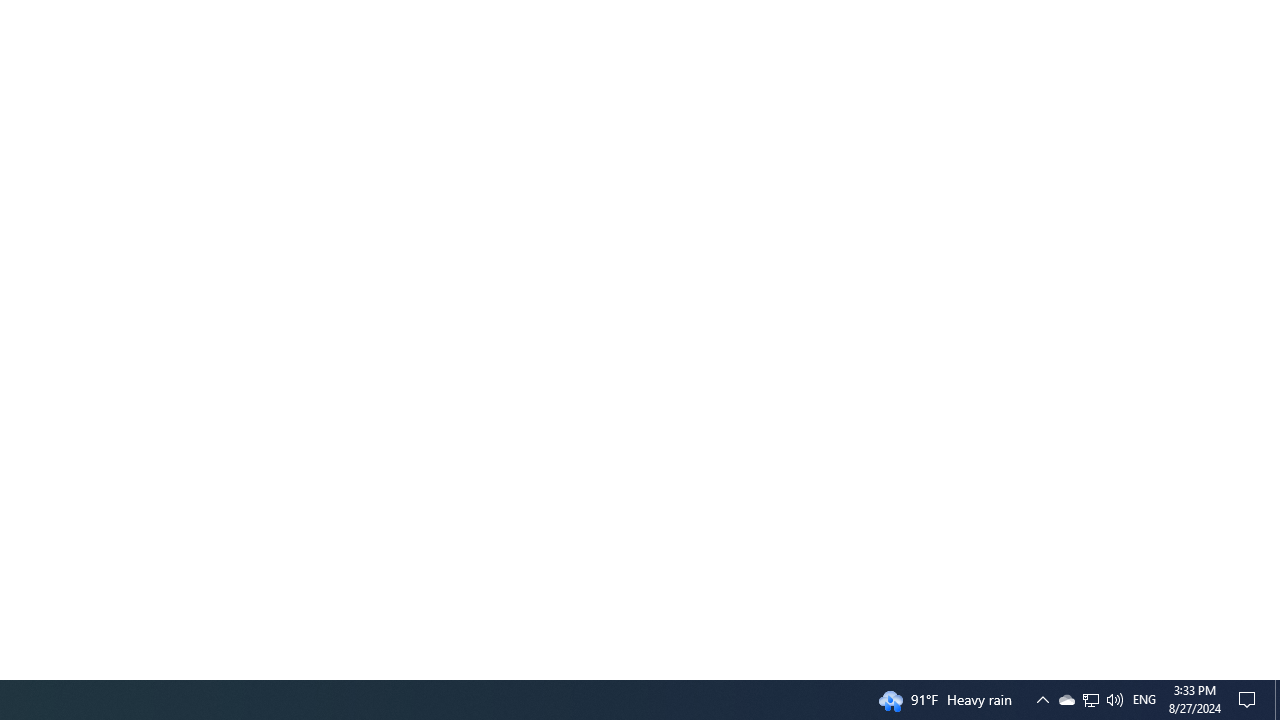 This screenshot has height=720, width=1280. Describe the element at coordinates (1276, 698) in the screenshot. I see `'Action Center, No new notifications'` at that location.